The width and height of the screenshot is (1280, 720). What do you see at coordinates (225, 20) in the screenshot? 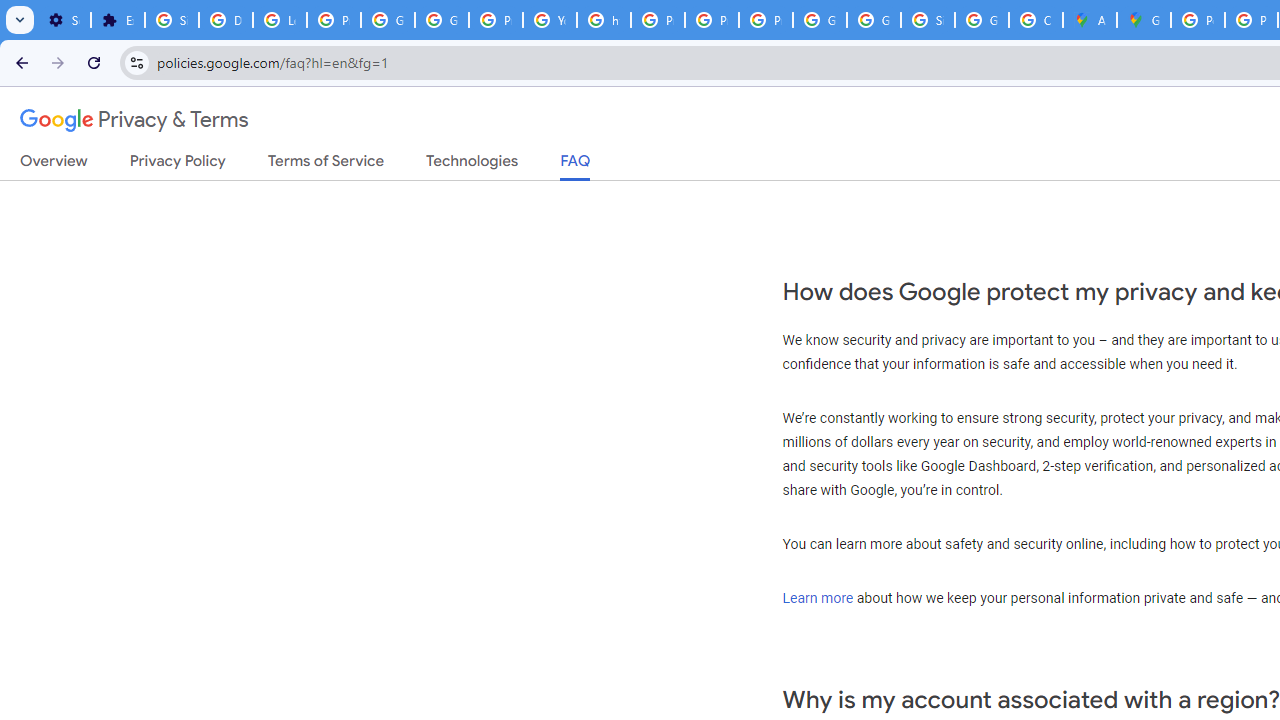
I see `'Delete photos & videos - Computer - Google Photos Help'` at bounding box center [225, 20].